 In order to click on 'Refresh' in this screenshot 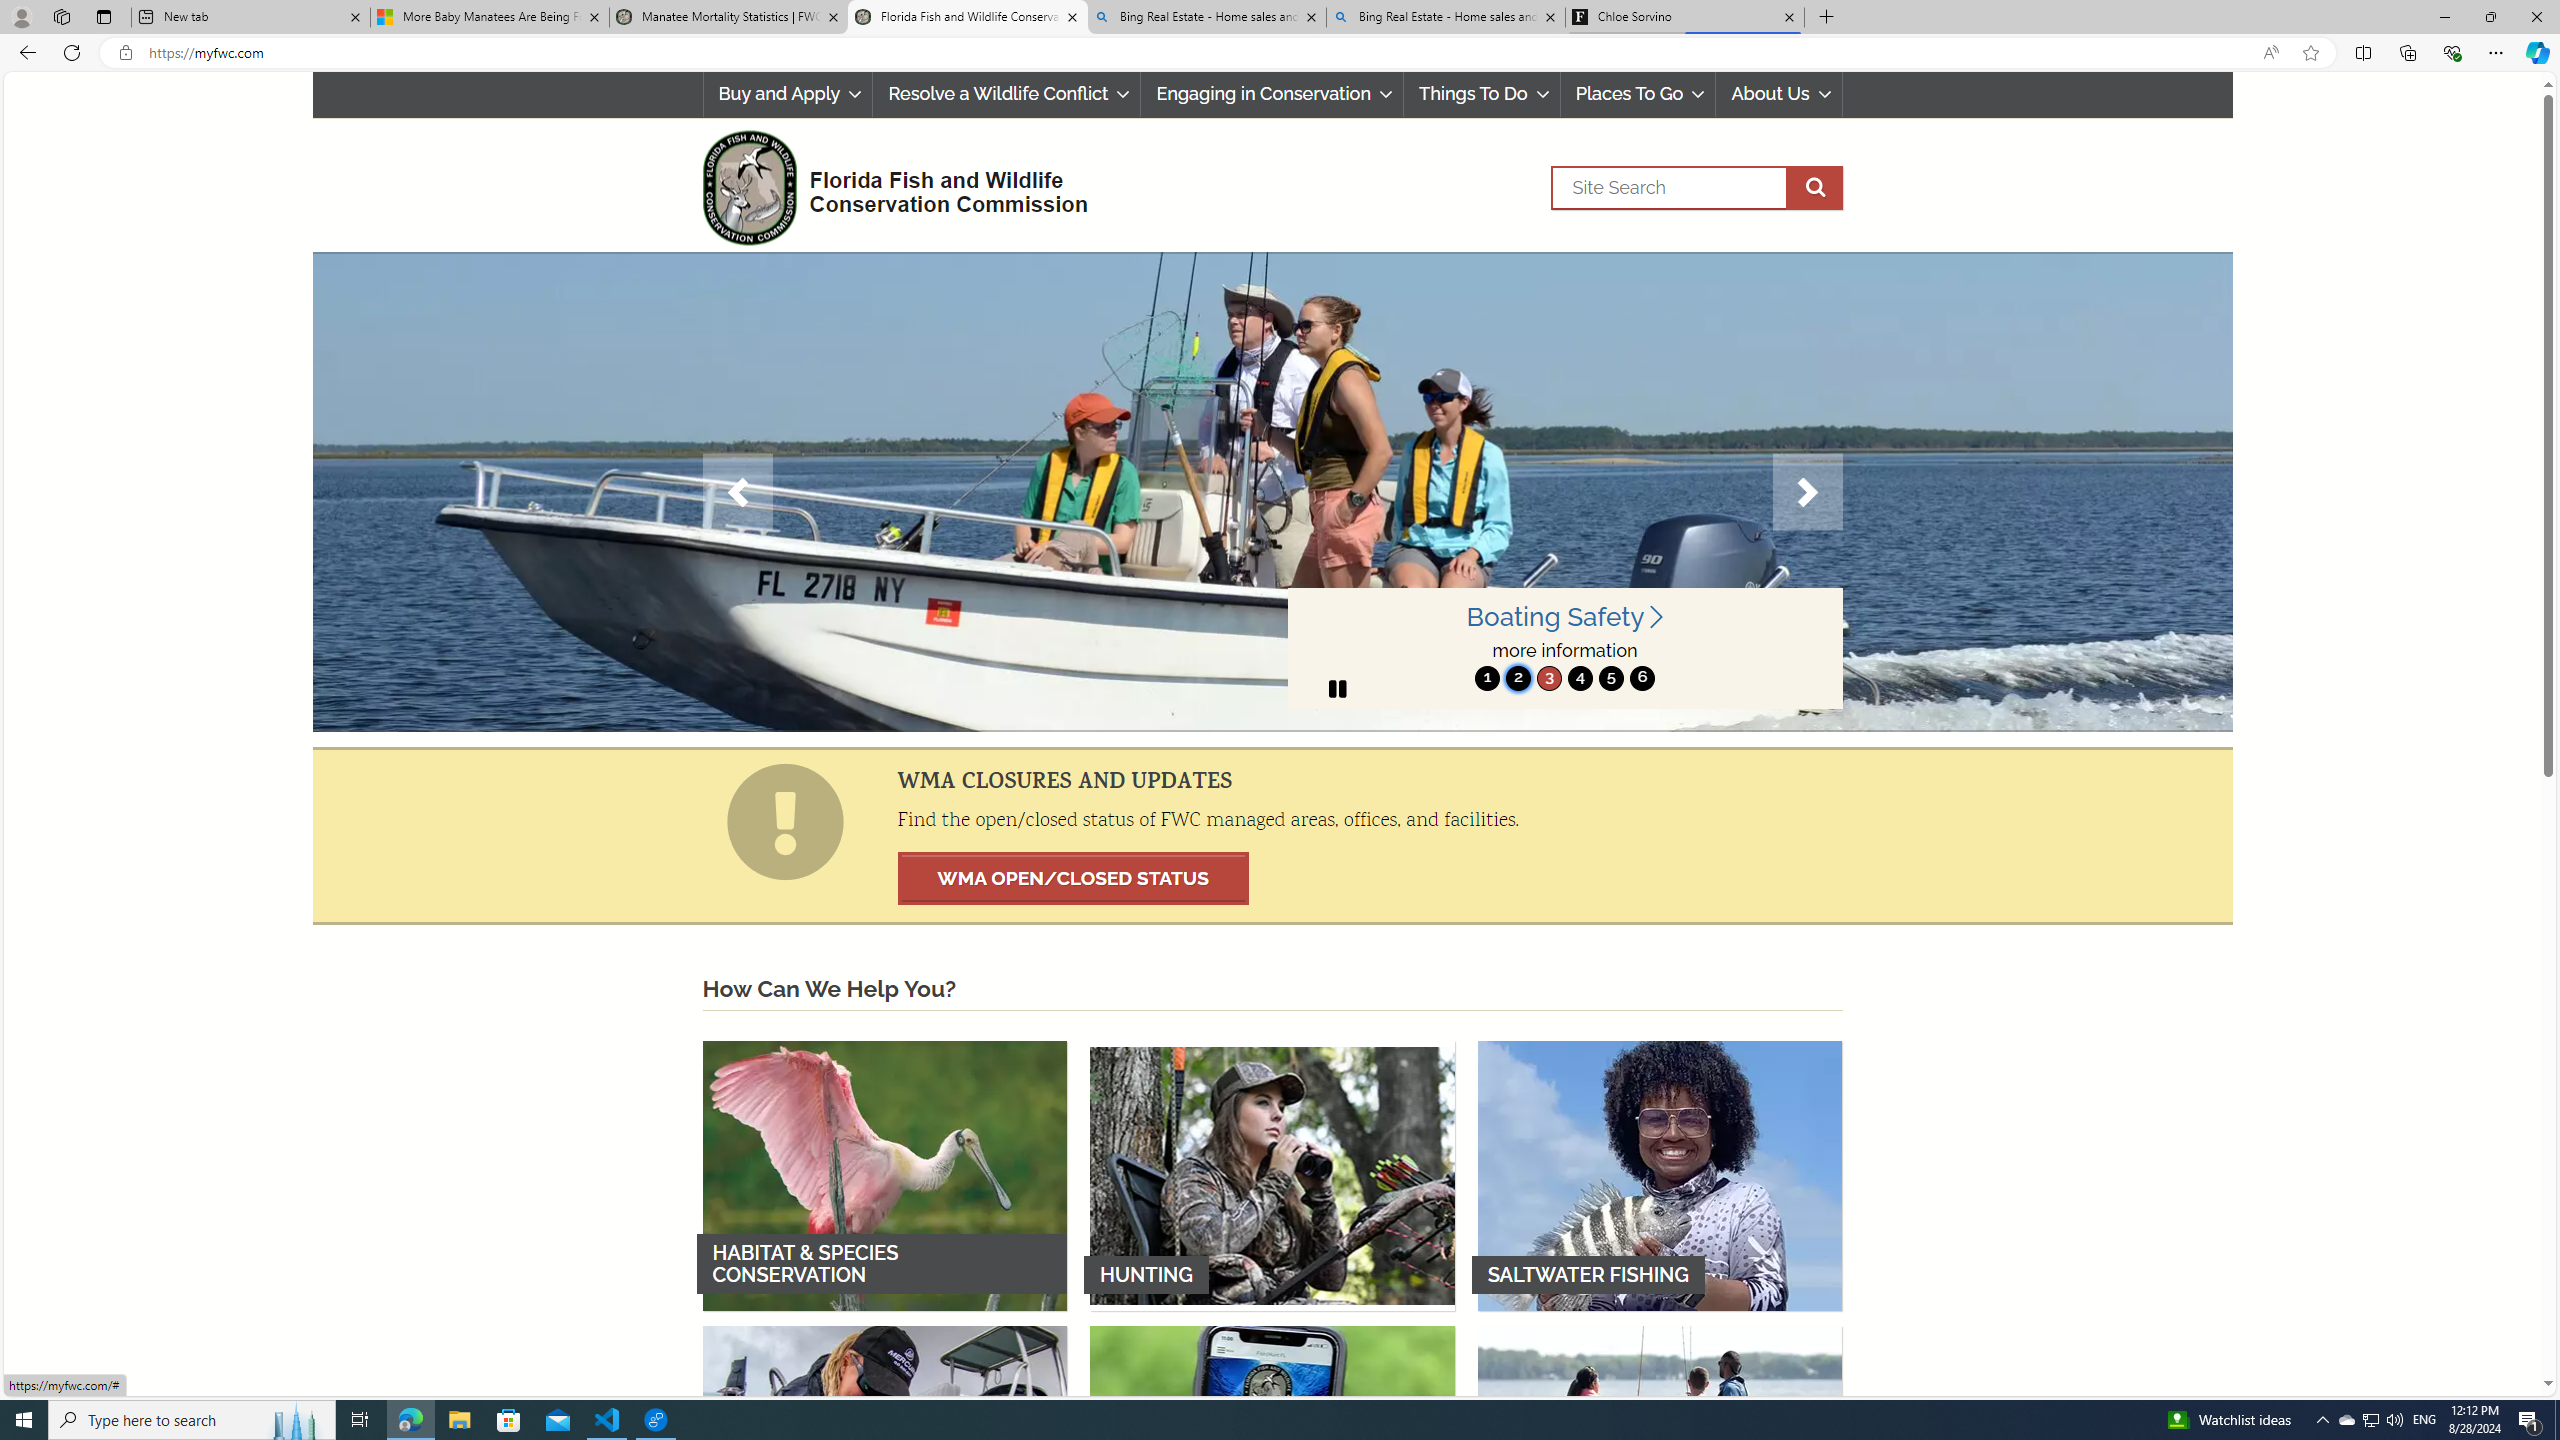, I will do `click(70, 51)`.